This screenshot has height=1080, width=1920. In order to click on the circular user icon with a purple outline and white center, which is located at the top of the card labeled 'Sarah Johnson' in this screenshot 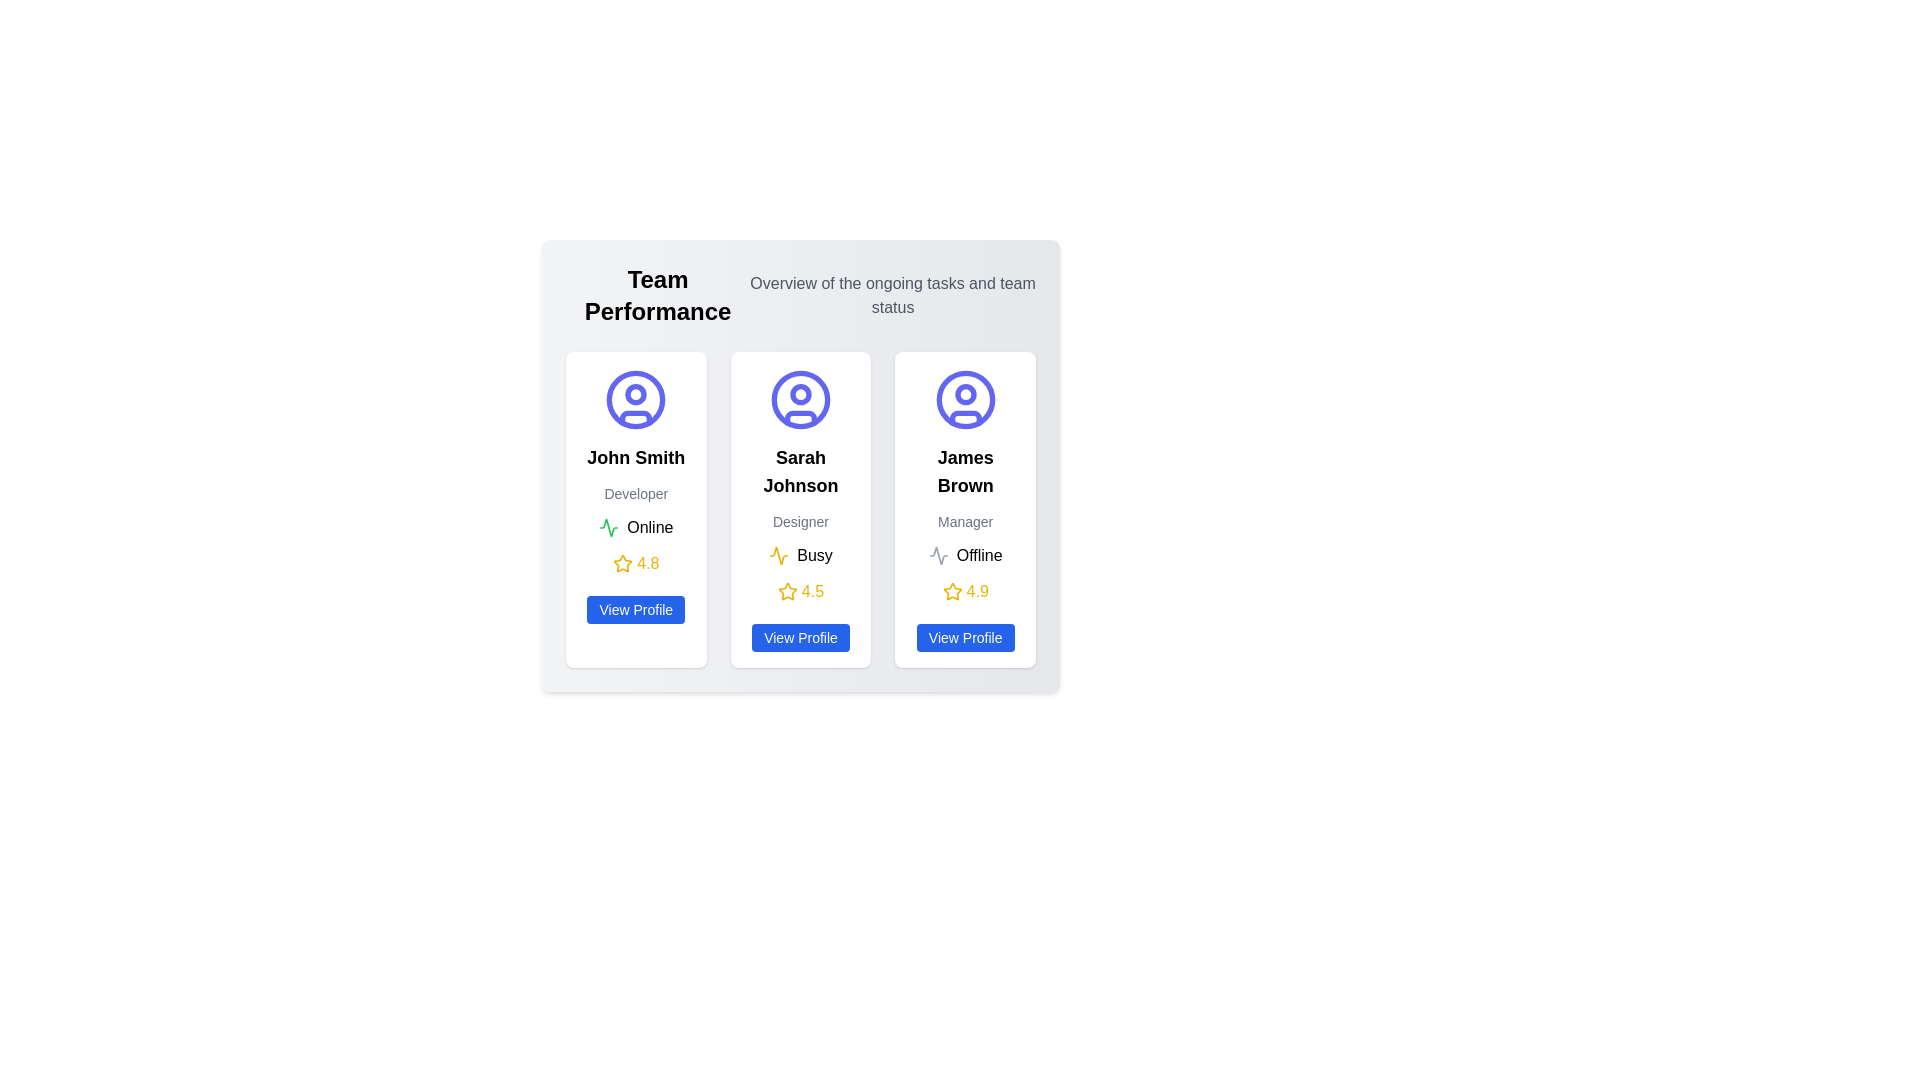, I will do `click(801, 400)`.